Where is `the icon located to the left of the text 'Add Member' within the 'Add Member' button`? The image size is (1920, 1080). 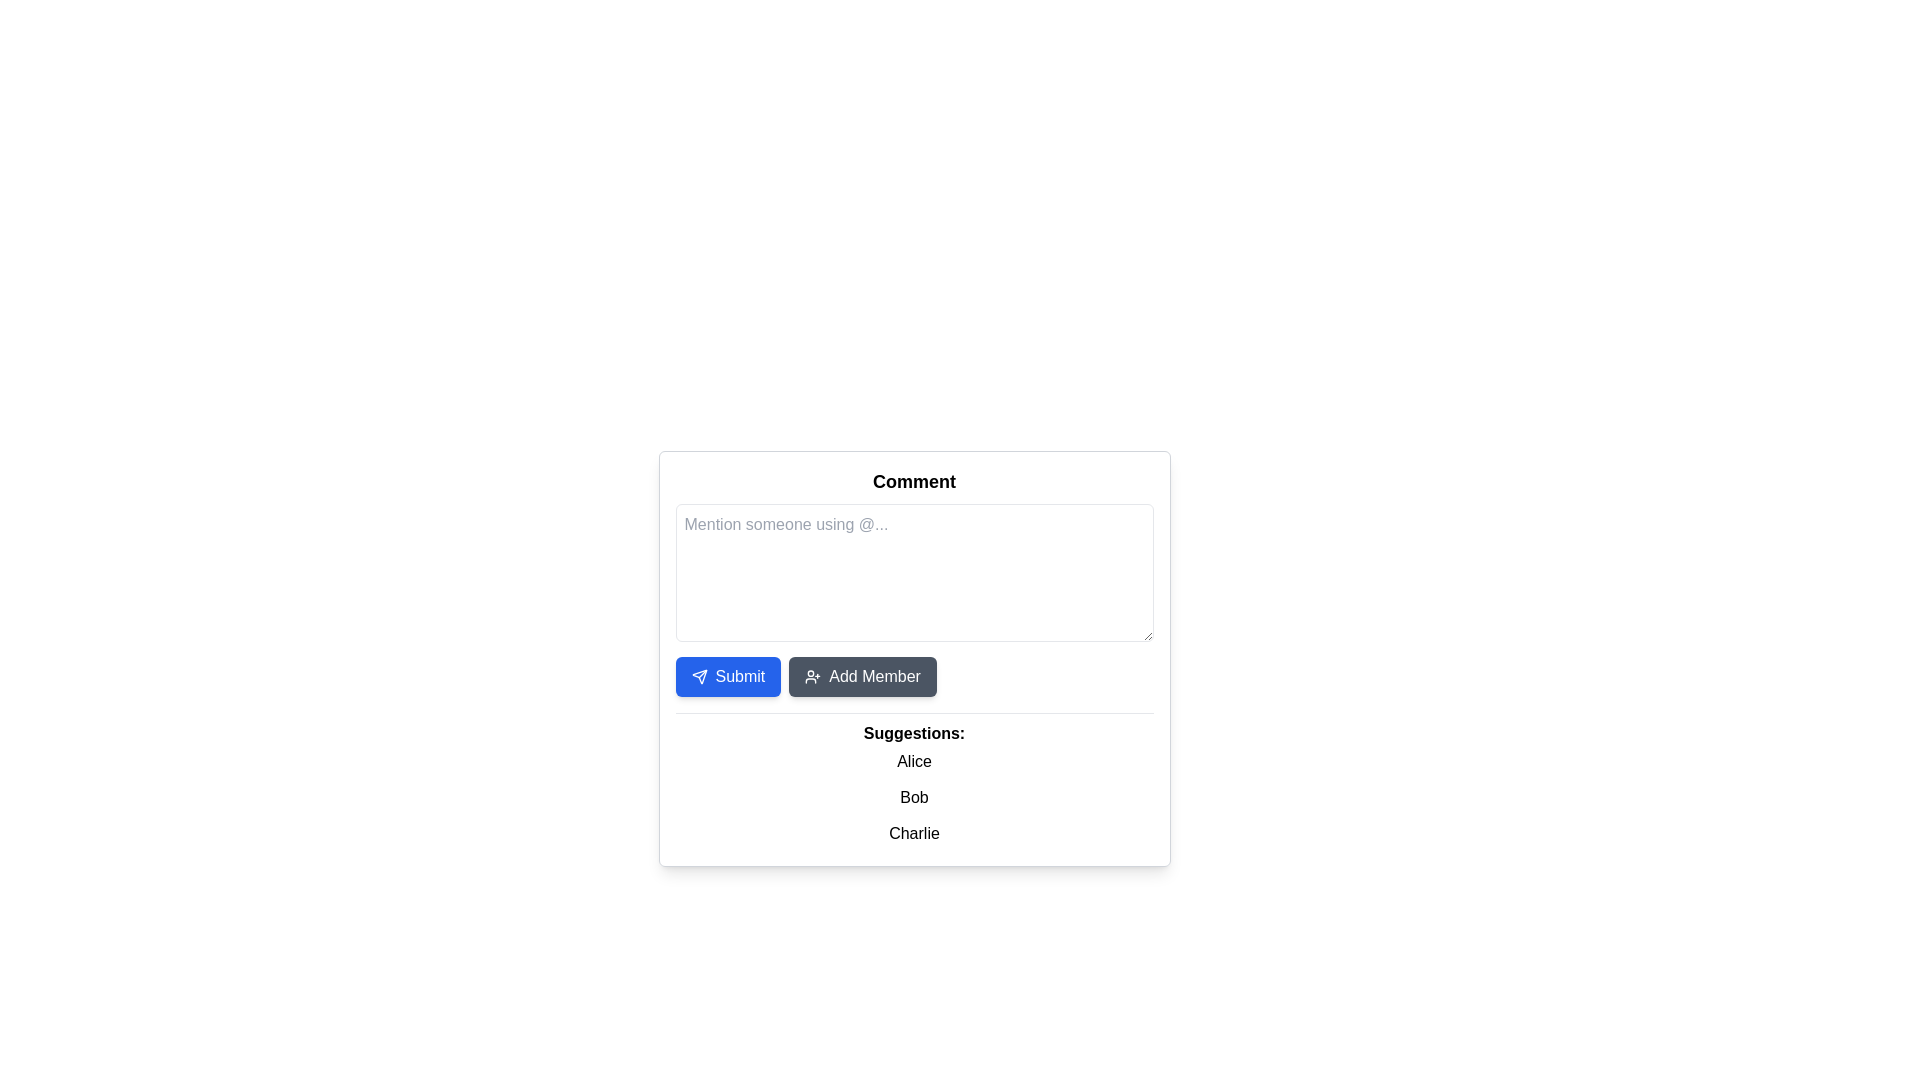 the icon located to the left of the text 'Add Member' within the 'Add Member' button is located at coordinates (813, 676).